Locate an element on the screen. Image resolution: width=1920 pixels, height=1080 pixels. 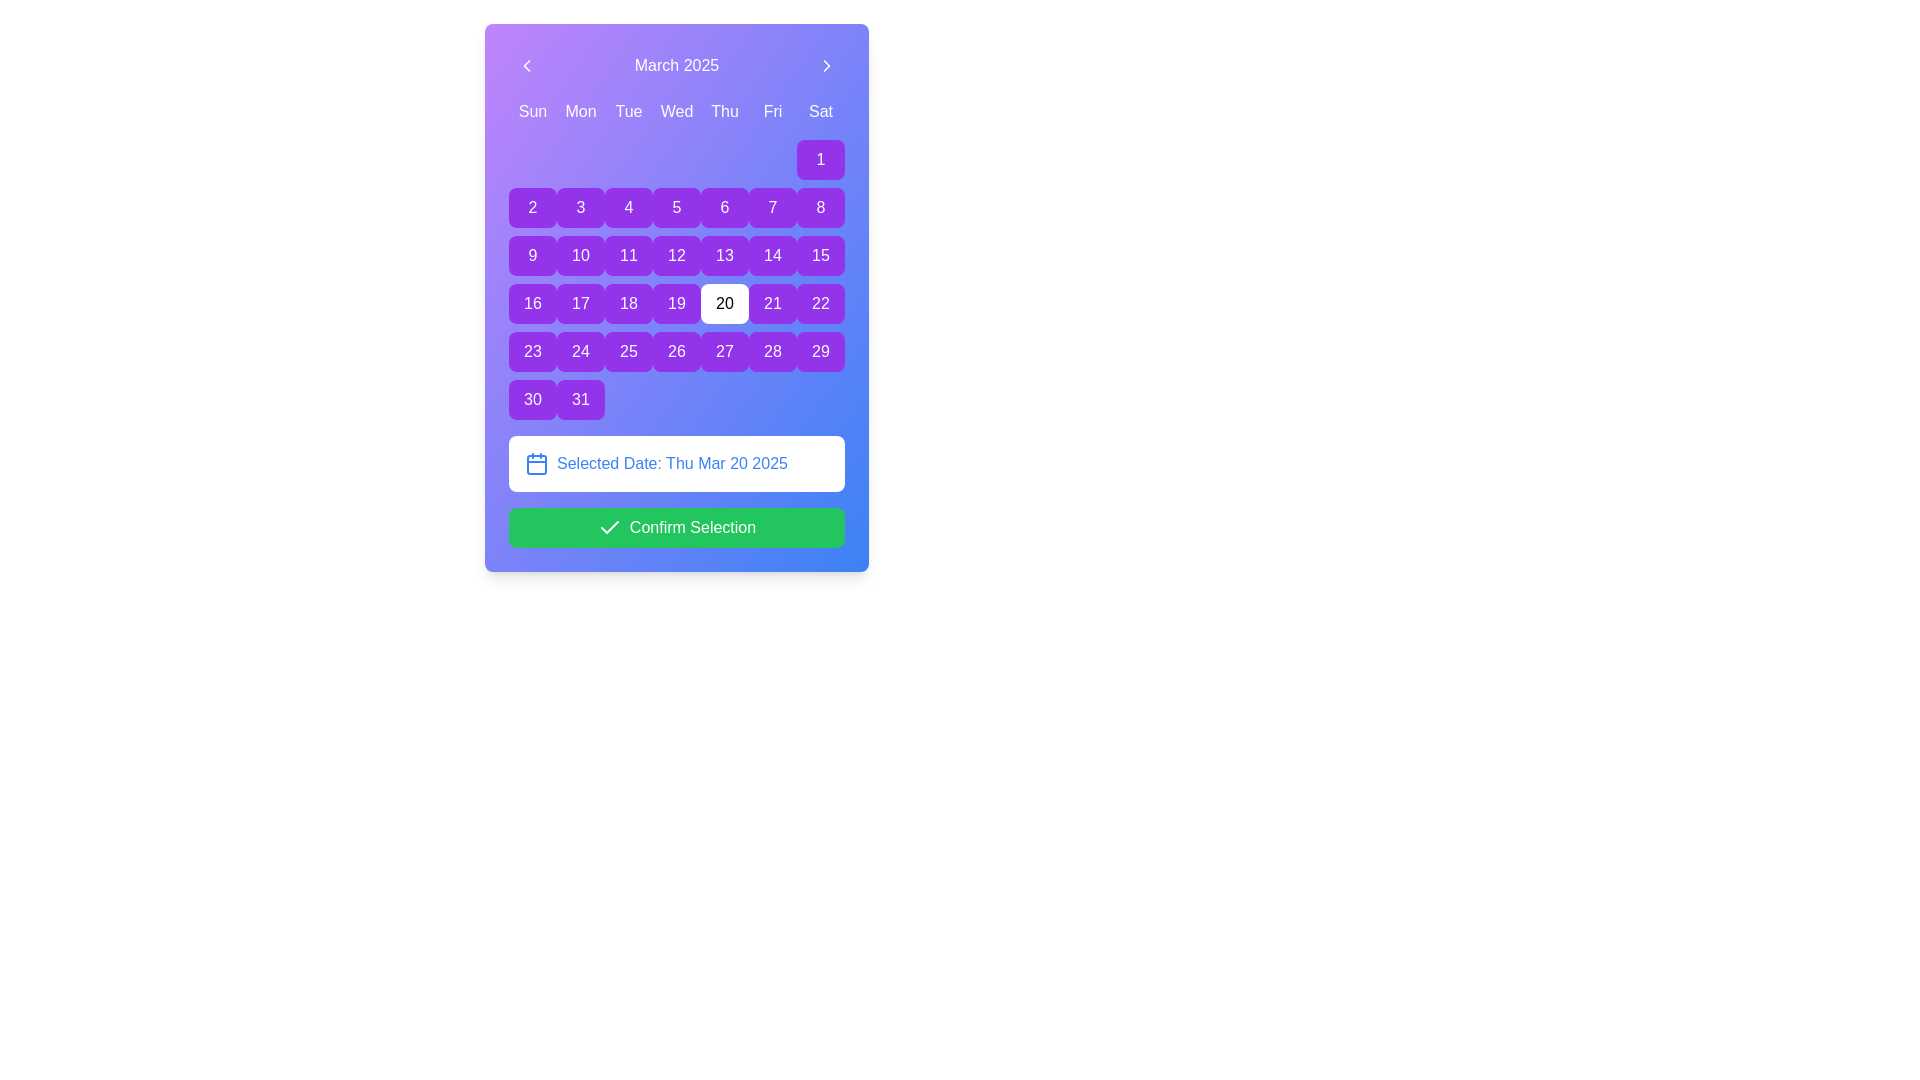
the 'Sun' label in the weekly calendar header, which is the first item in the sequence of days and is positioned at the top left of the interface is located at coordinates (532, 111).